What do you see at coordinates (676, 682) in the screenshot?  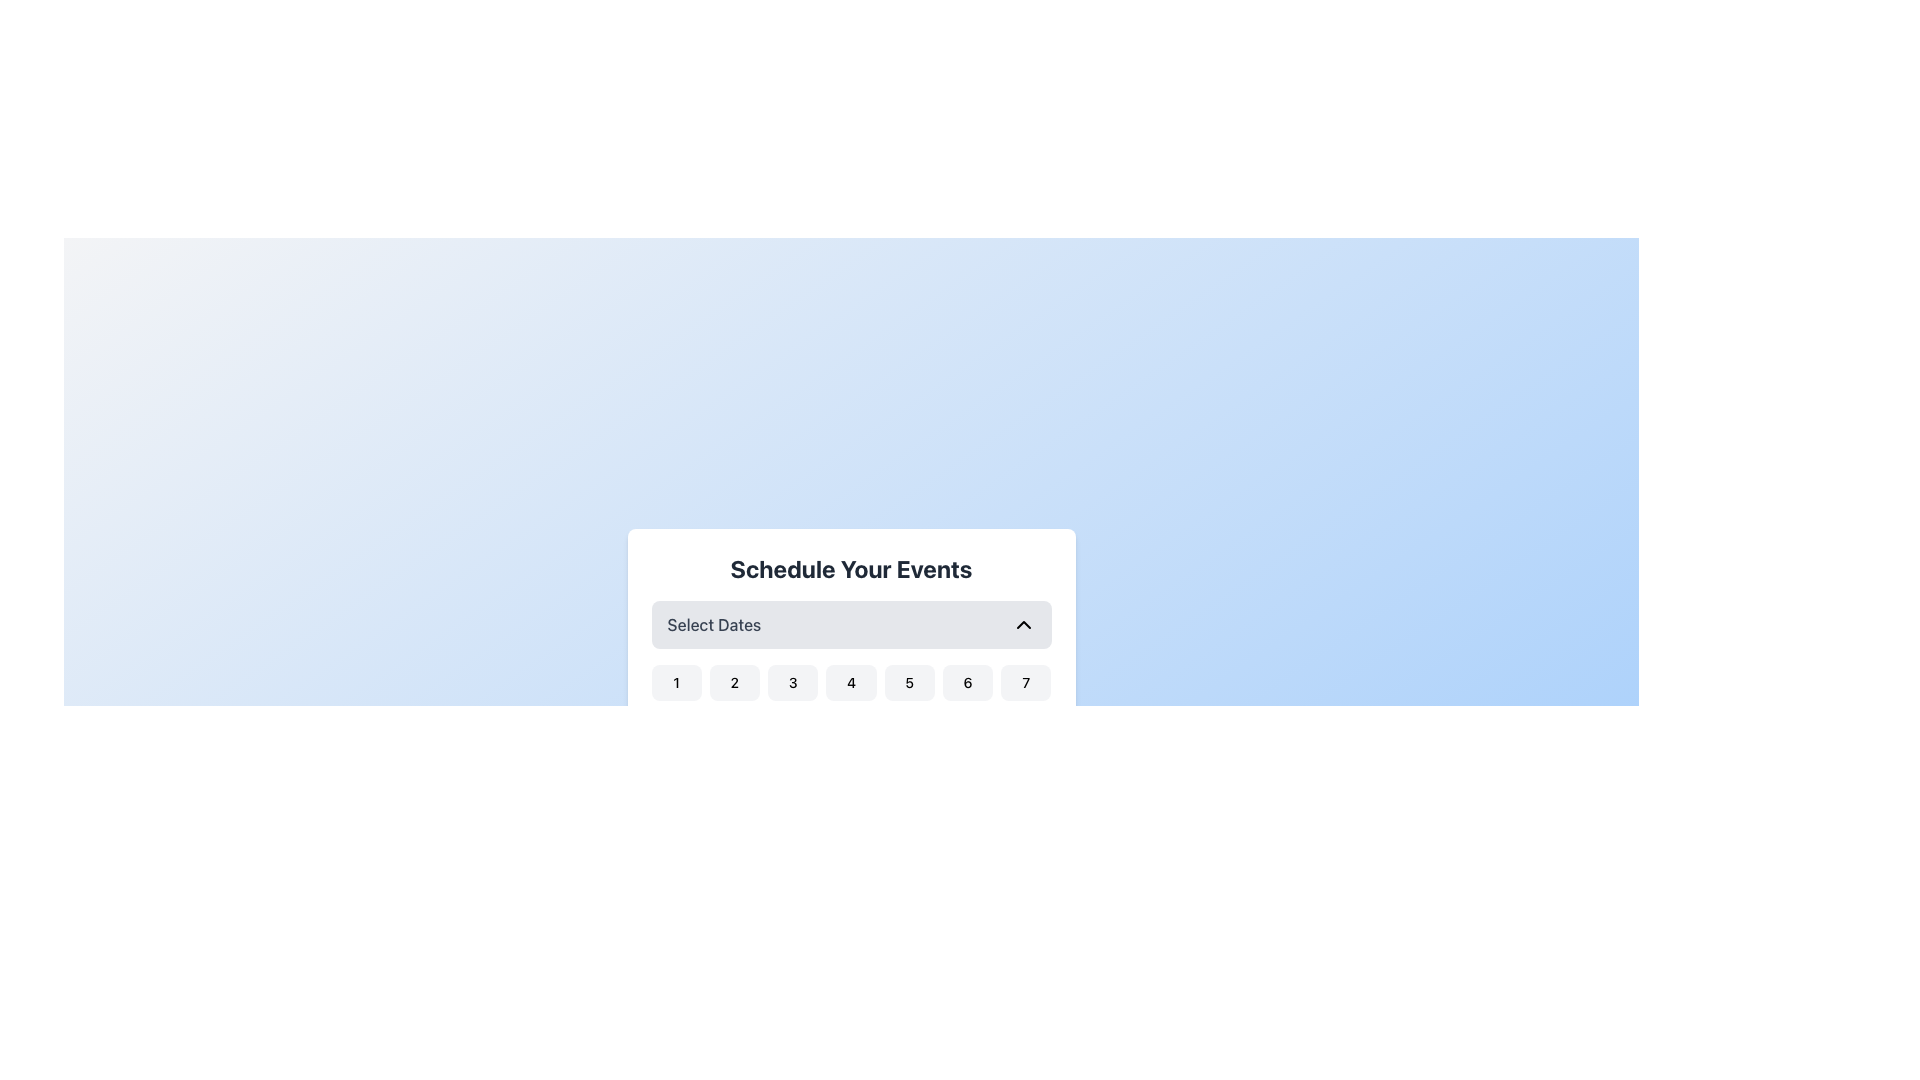 I see `the selectable date button in the first column of the top row in the grid below 'Schedule Your Events' to change its background color` at bounding box center [676, 682].